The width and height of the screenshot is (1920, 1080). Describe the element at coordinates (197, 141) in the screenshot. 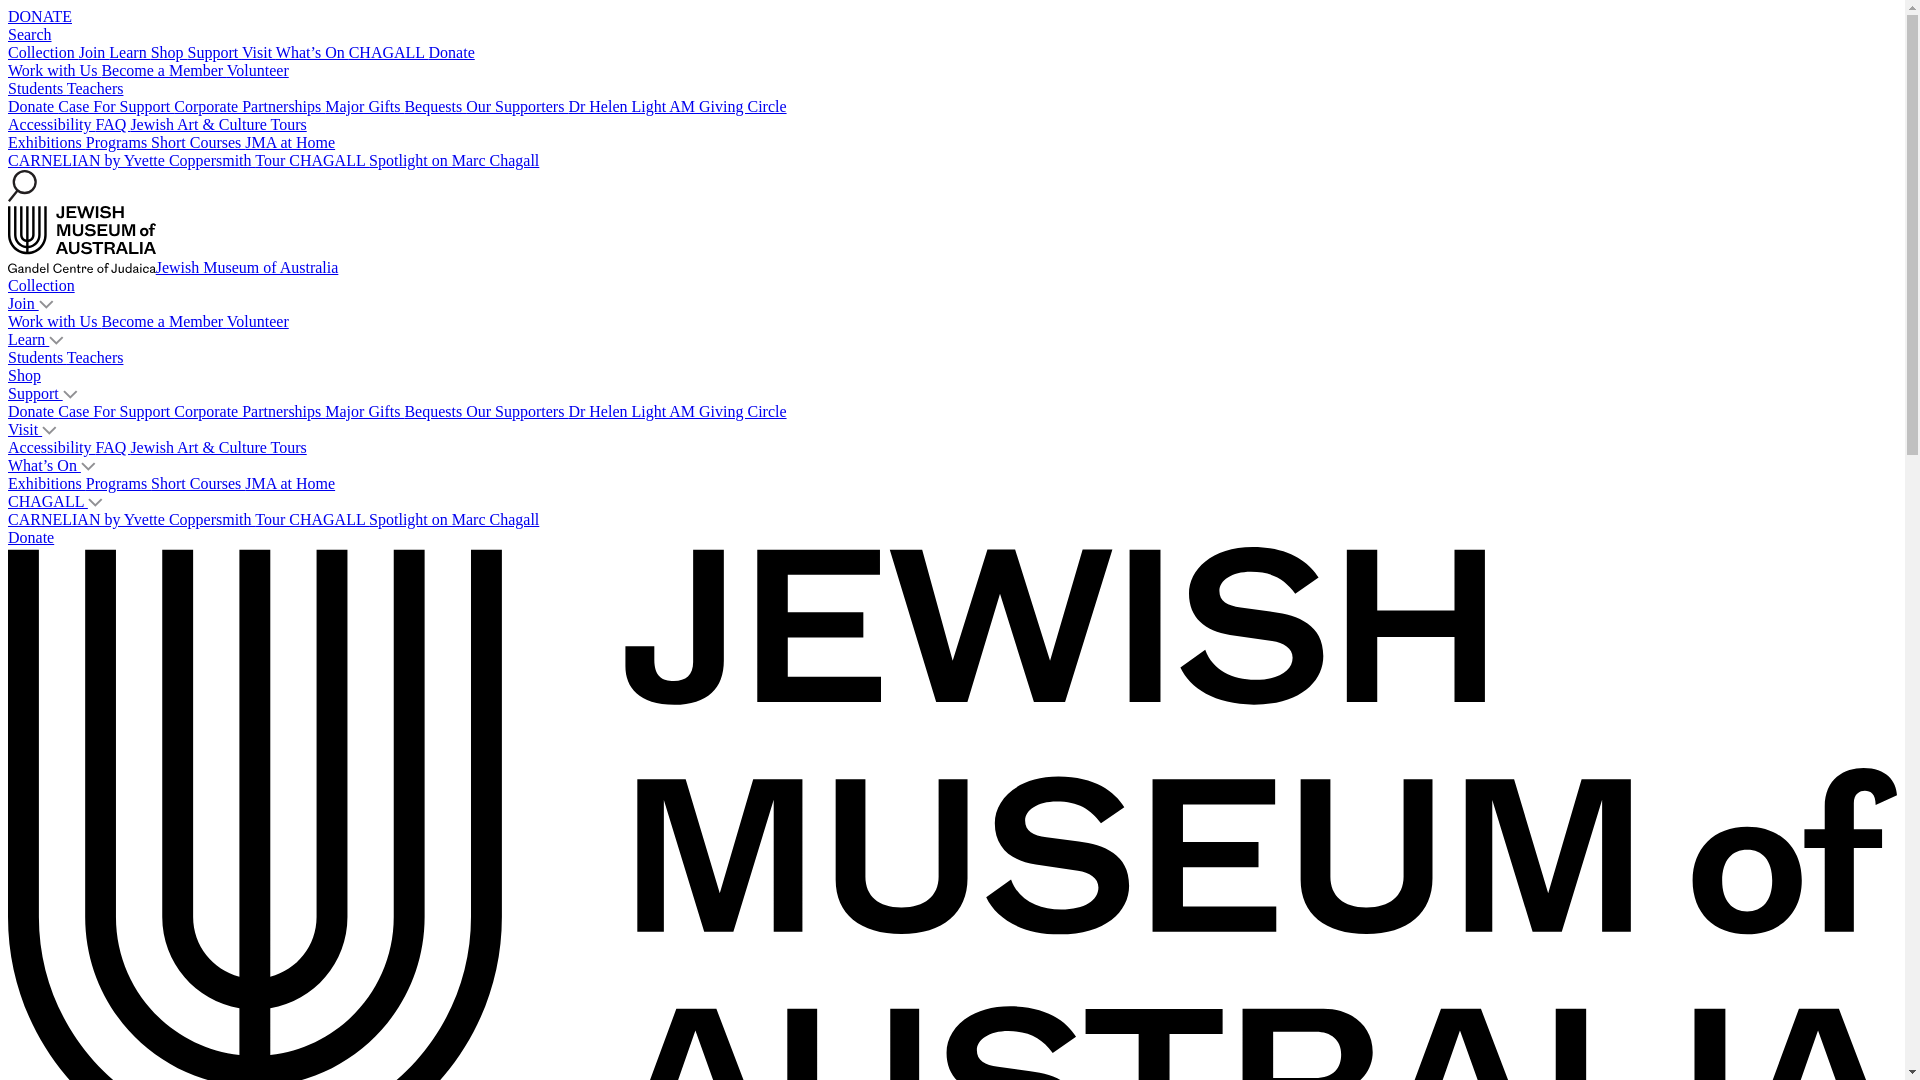

I see `'Short Courses'` at that location.